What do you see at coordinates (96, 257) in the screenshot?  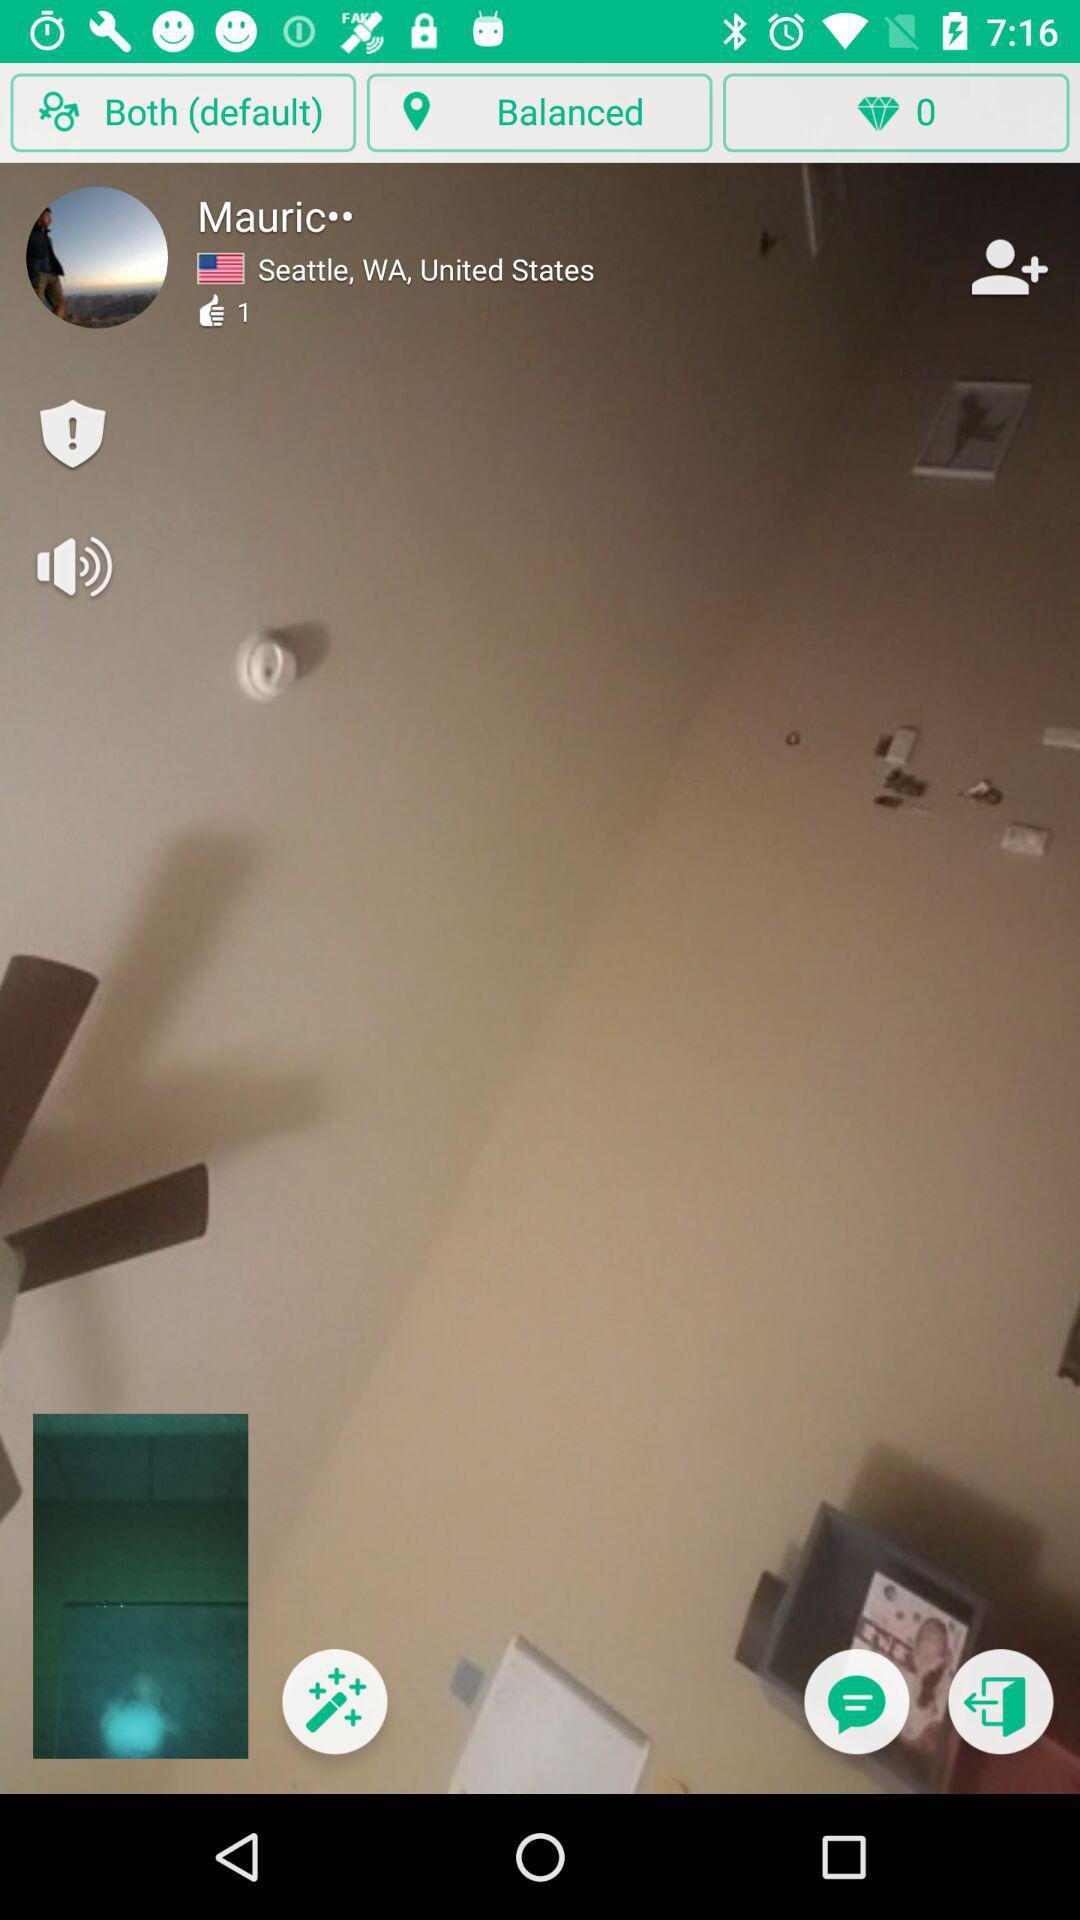 I see `move to left of mauric` at bounding box center [96, 257].